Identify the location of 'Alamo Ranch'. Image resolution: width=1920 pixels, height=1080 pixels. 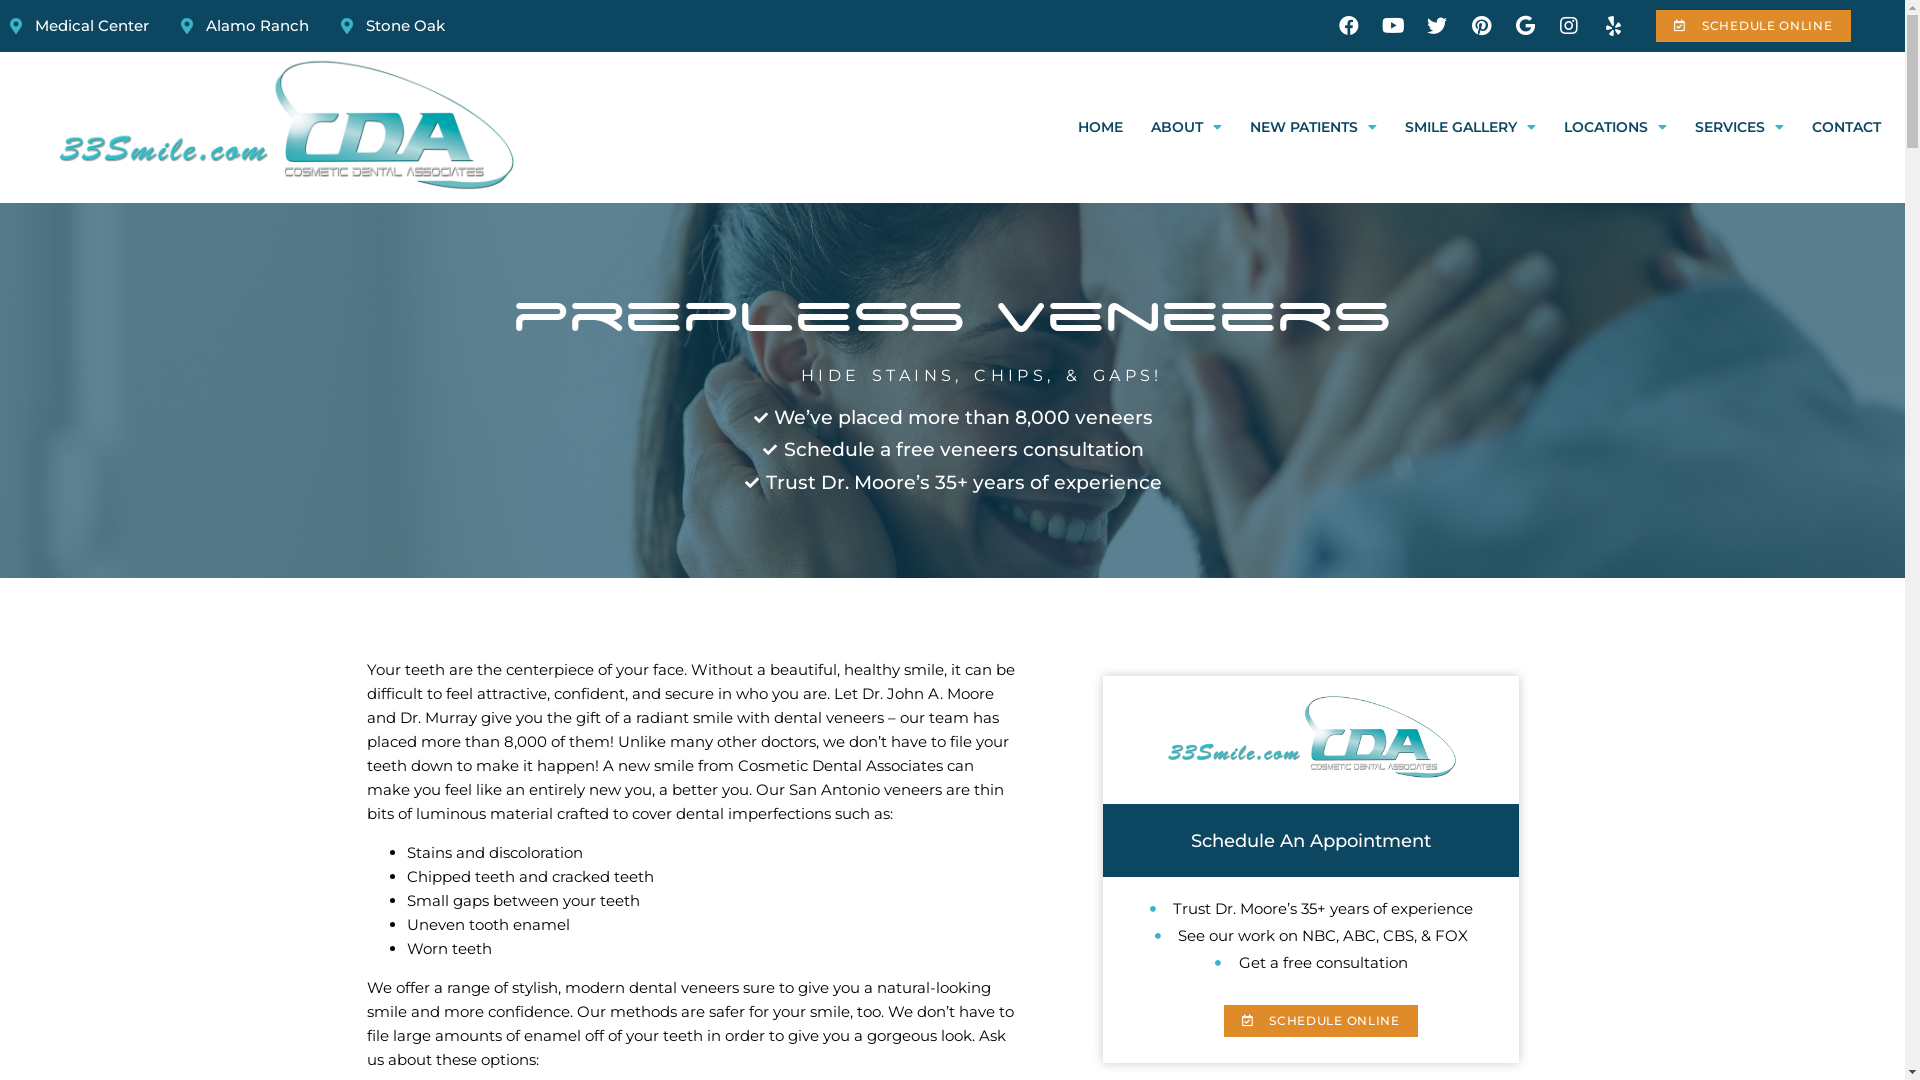
(243, 26).